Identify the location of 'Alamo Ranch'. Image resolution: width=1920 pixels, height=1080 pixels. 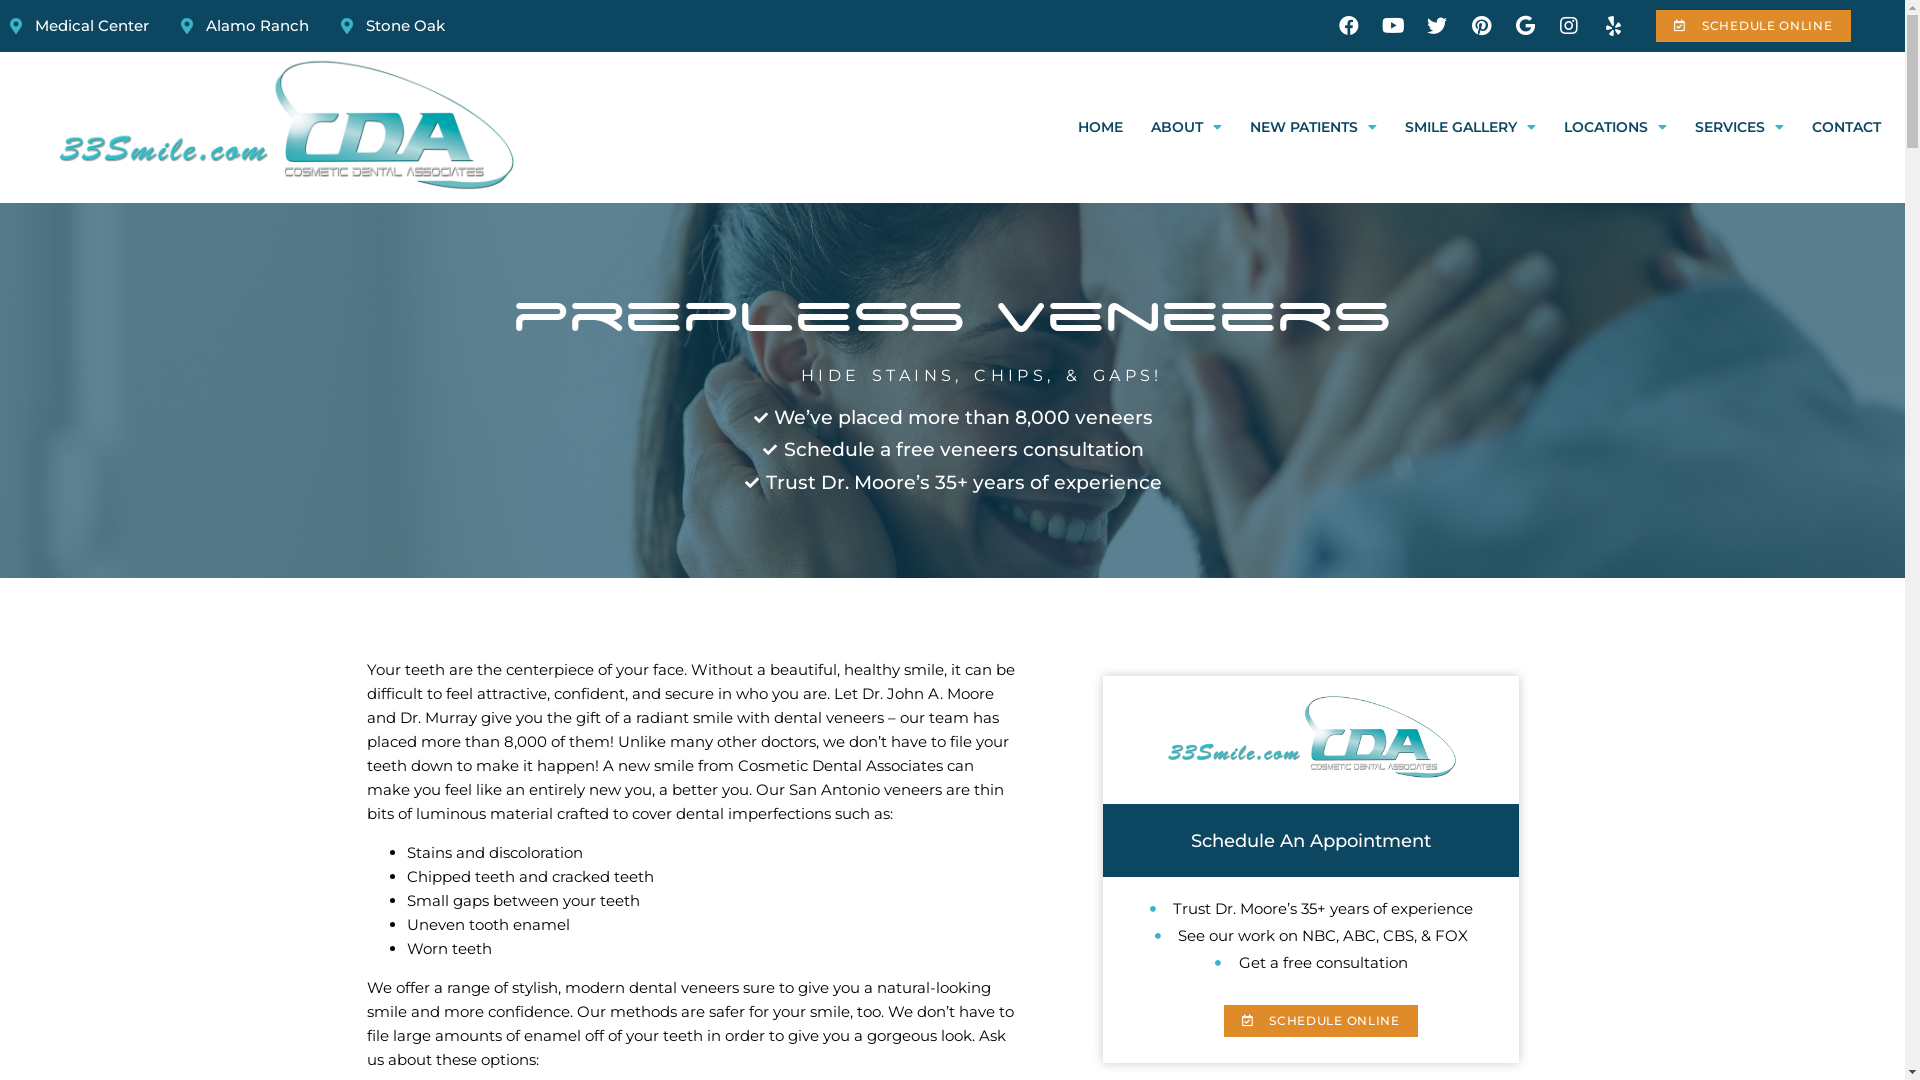
(243, 26).